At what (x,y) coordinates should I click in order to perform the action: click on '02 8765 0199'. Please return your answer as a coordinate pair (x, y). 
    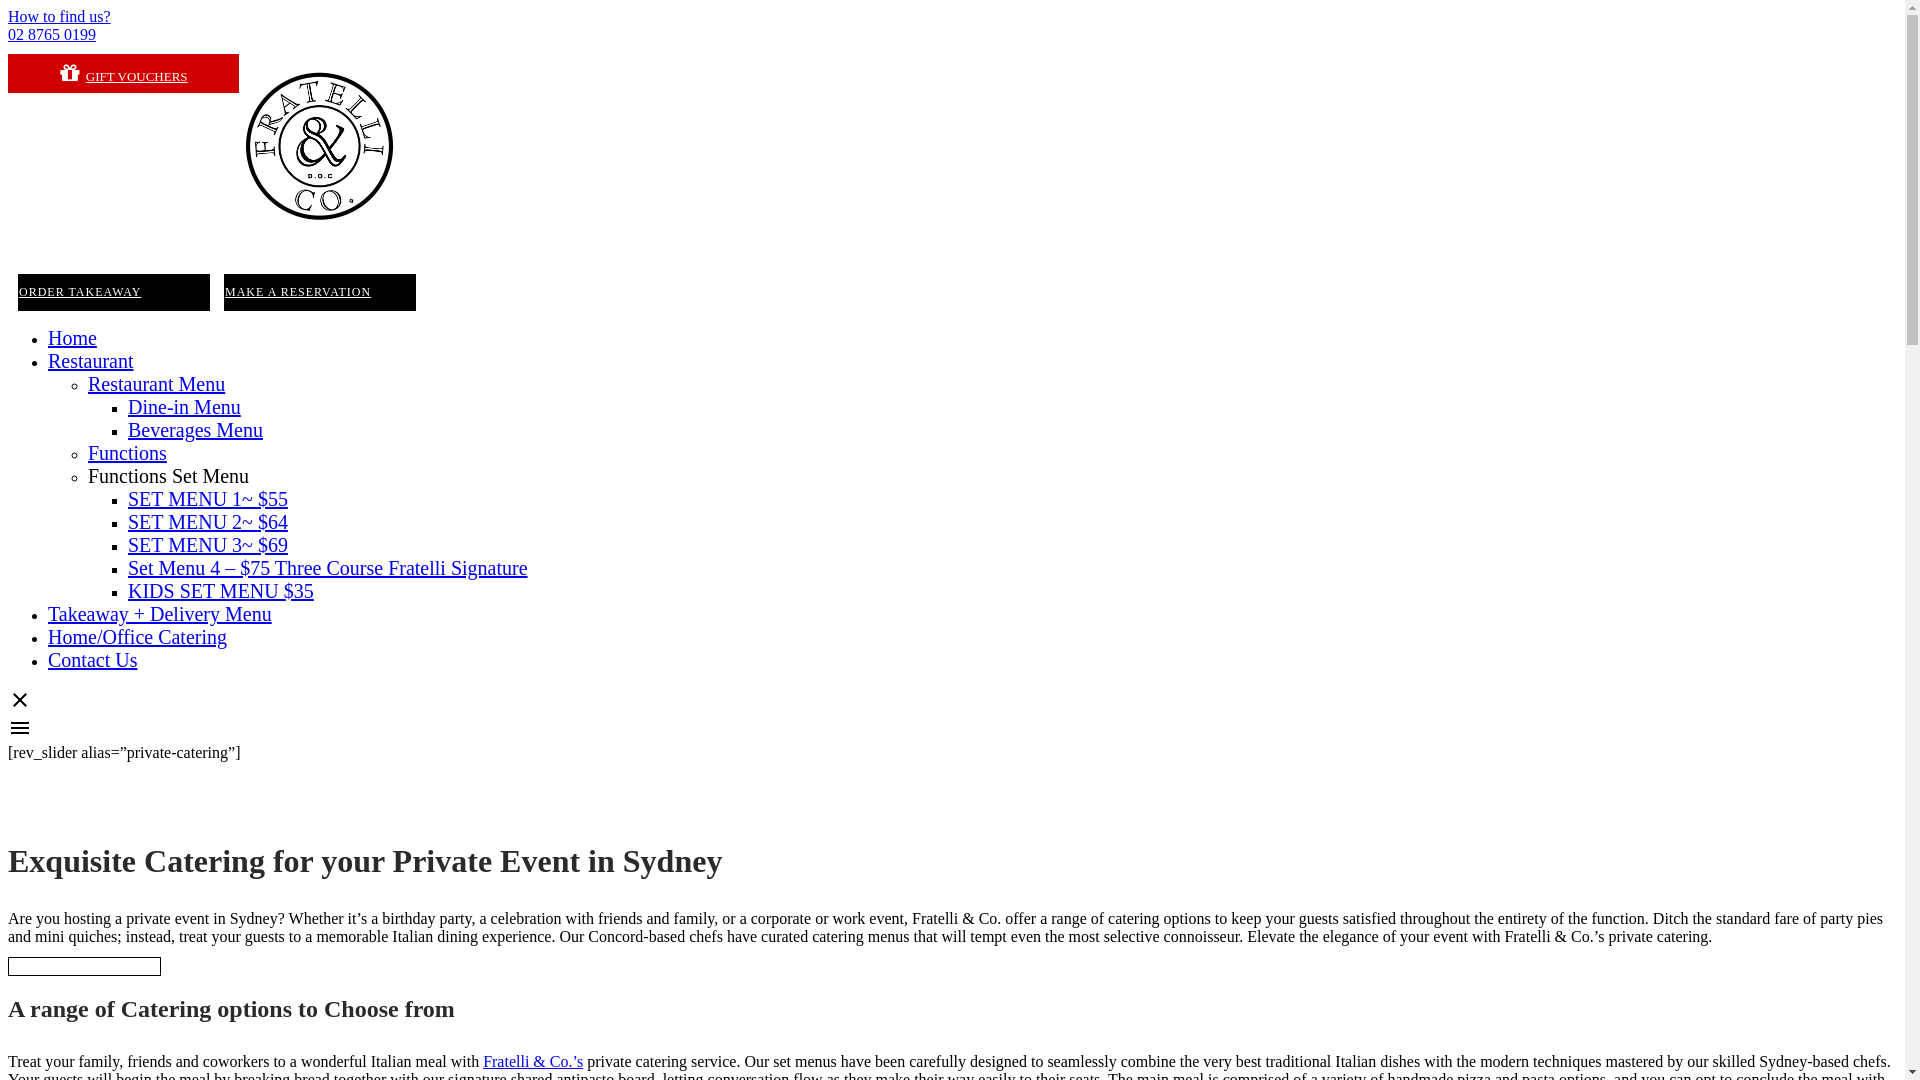
    Looking at the image, I should click on (52, 34).